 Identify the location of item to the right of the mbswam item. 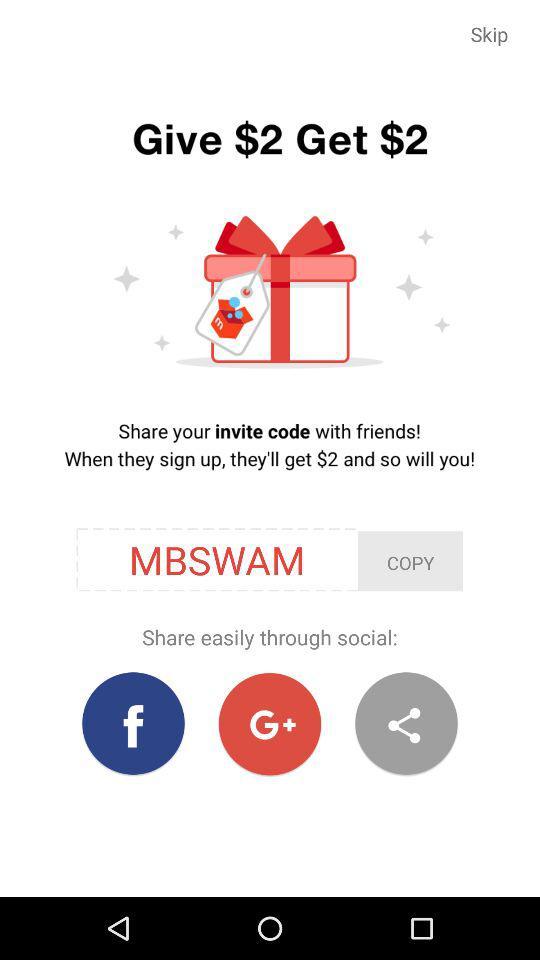
(409, 561).